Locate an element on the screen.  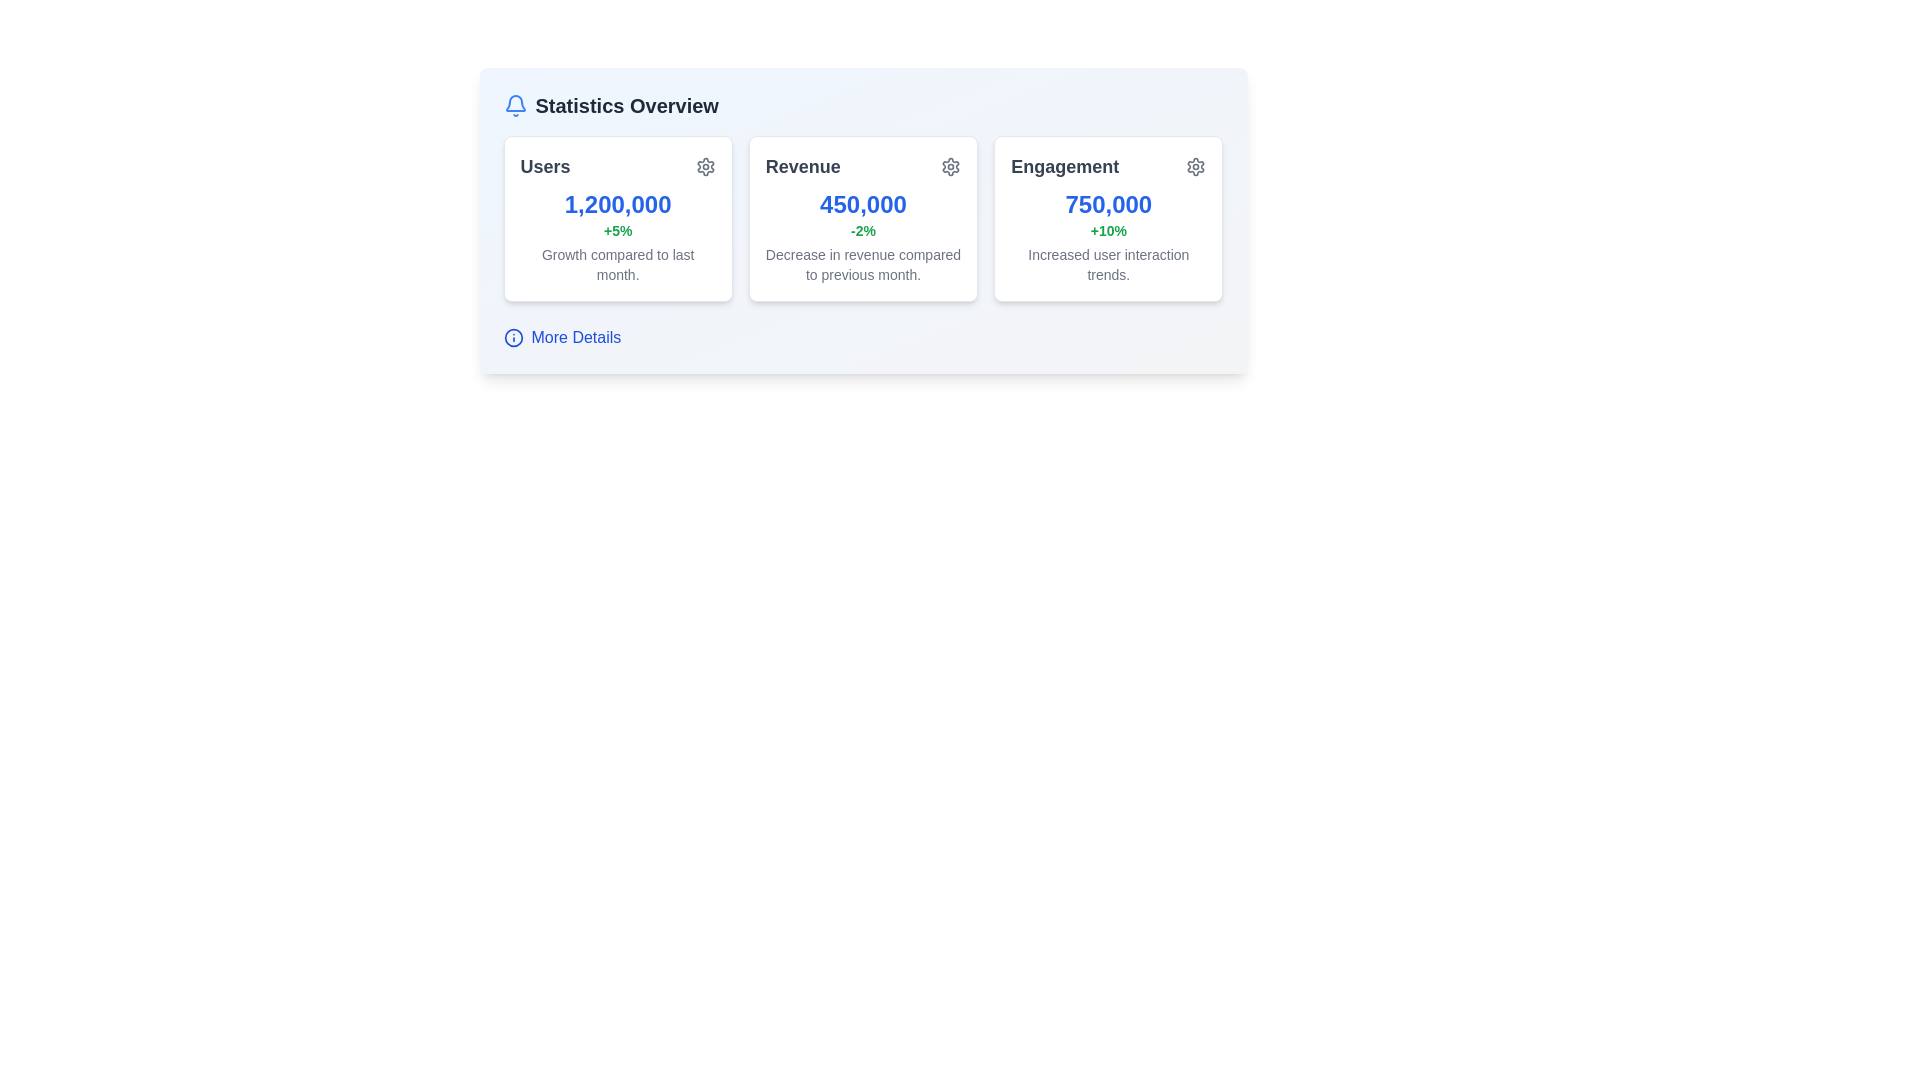
the Informational card showing revenue data, which is the second card in a row of three cards, positioned centrally with 'Users' on the left and 'Engagement' on the right is located at coordinates (863, 219).